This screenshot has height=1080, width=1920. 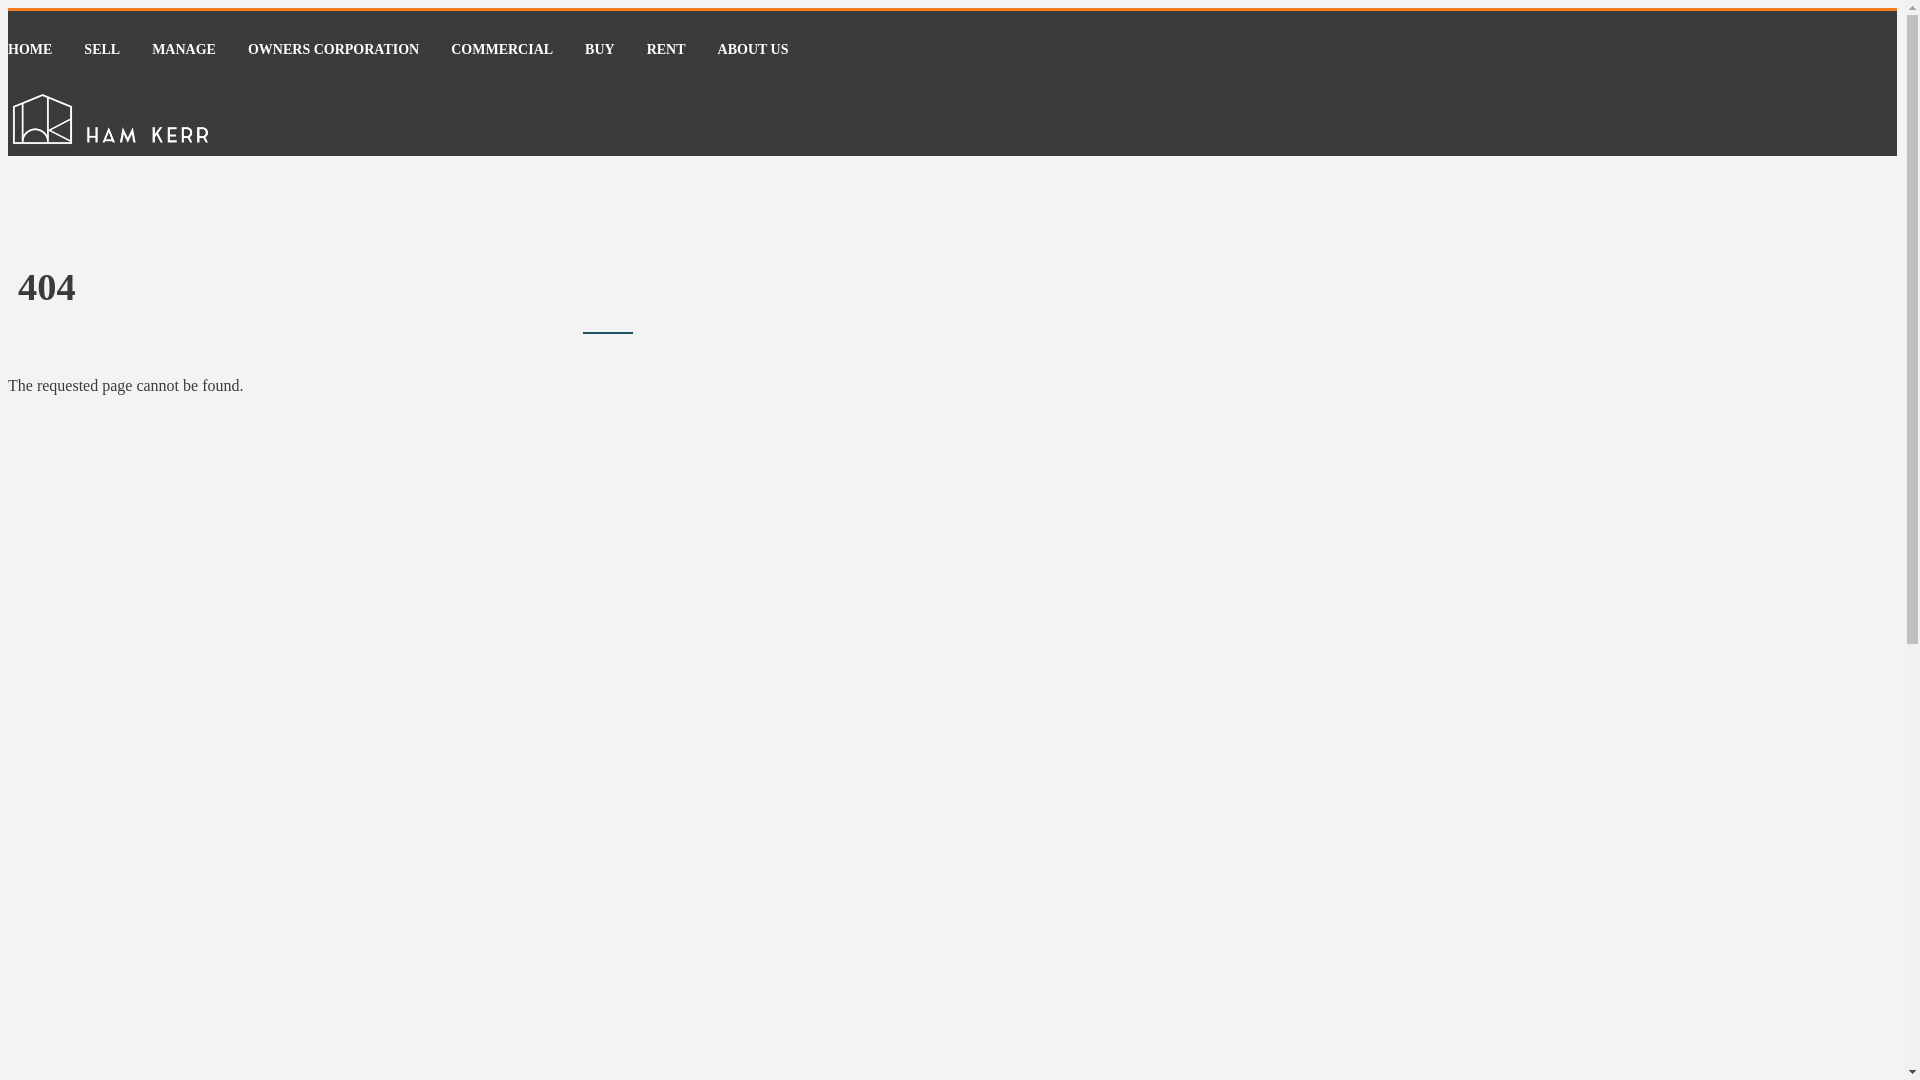 I want to click on 'MANAGE', so click(x=183, y=49).